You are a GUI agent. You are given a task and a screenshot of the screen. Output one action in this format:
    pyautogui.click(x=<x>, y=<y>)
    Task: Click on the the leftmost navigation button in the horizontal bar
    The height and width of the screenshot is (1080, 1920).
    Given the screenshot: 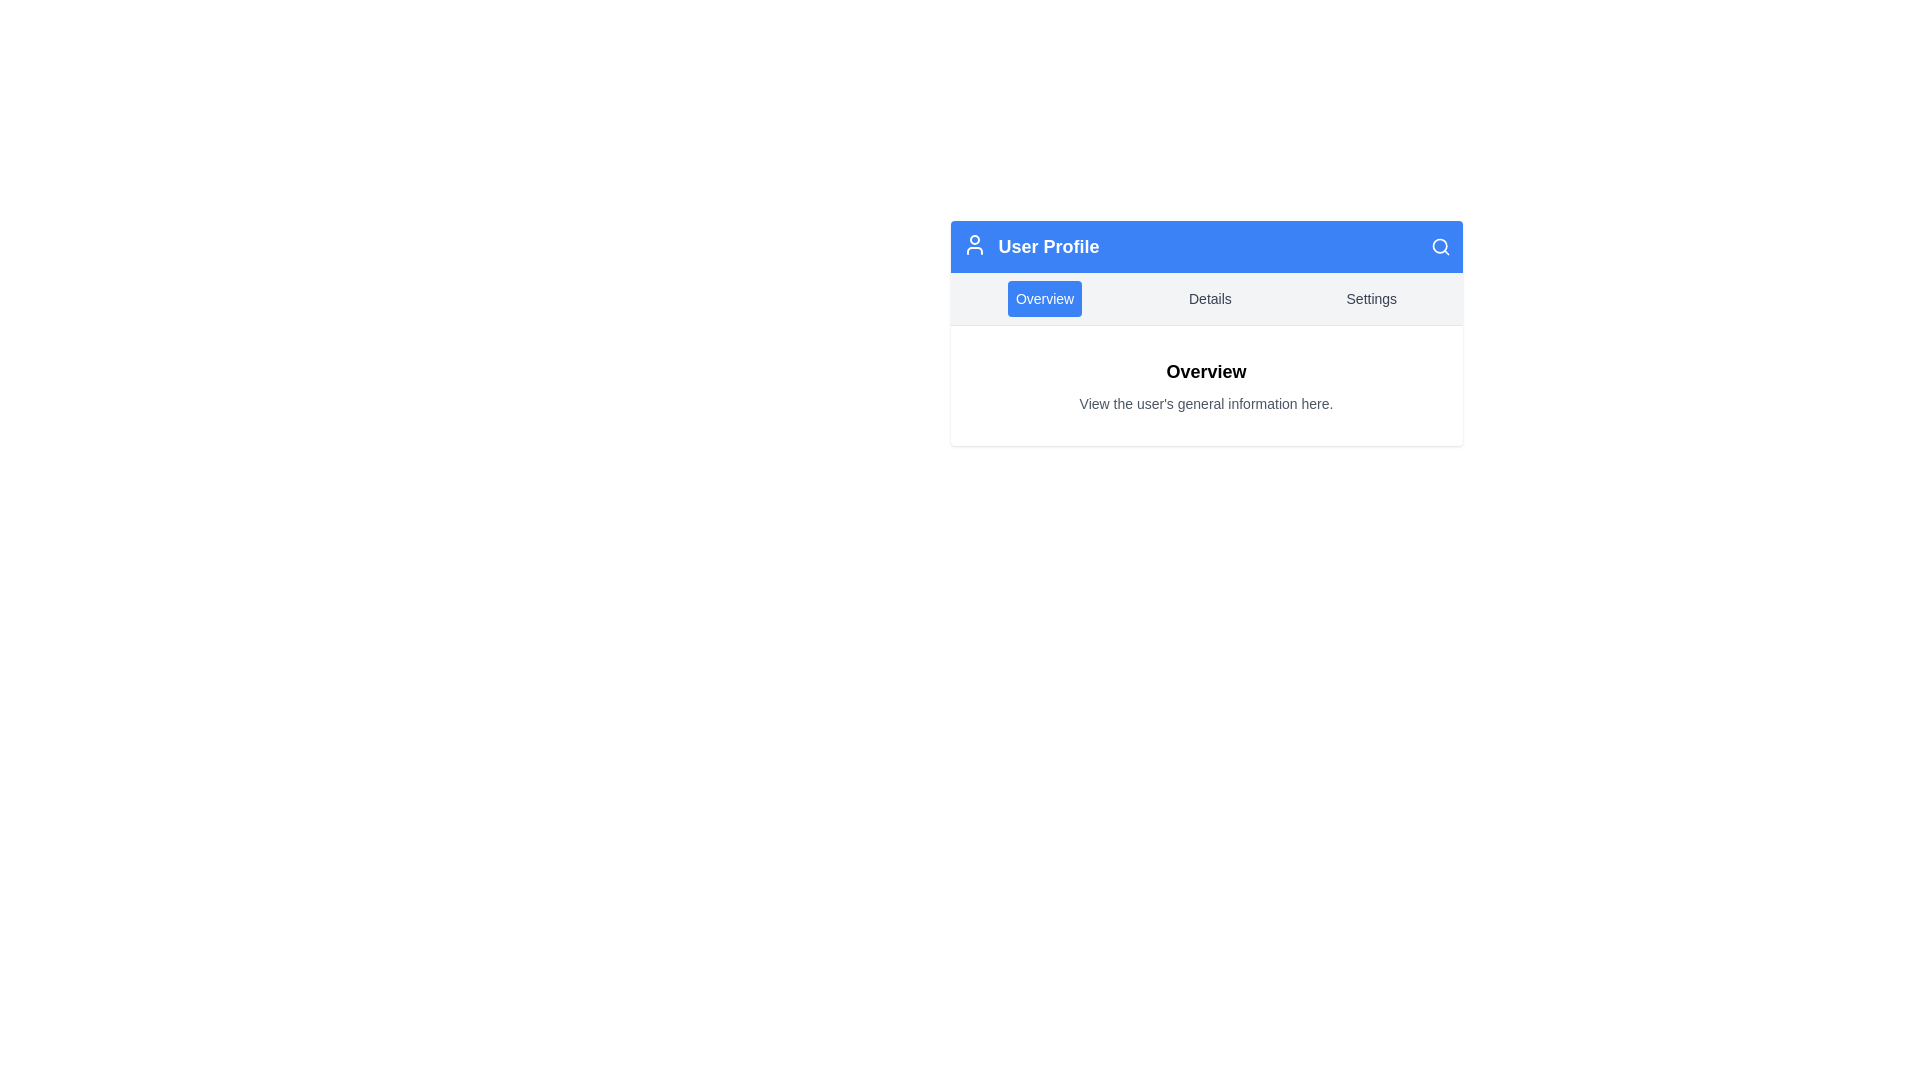 What is the action you would take?
    pyautogui.click(x=1044, y=299)
    